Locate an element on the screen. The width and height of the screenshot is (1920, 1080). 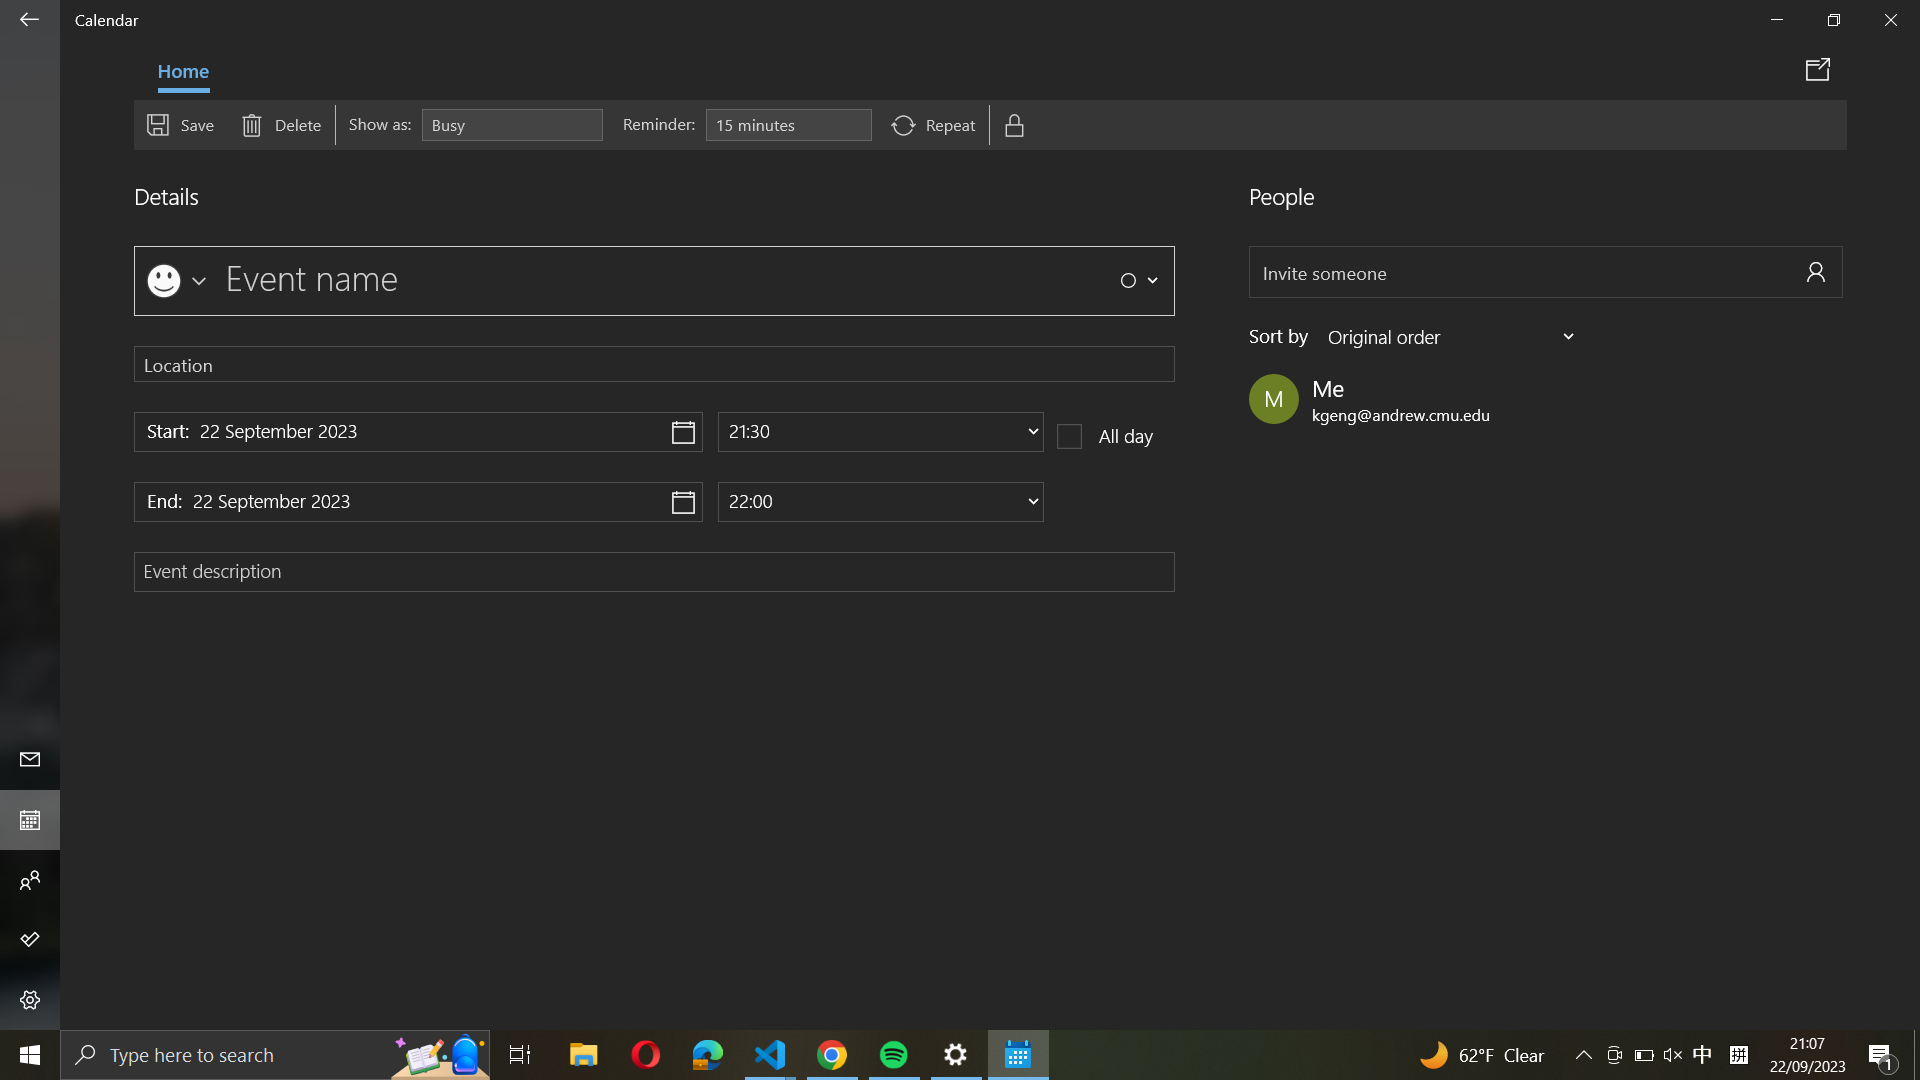
Design an event titled "Doctor"s Appointment" with medical emoji is located at coordinates (174, 277).